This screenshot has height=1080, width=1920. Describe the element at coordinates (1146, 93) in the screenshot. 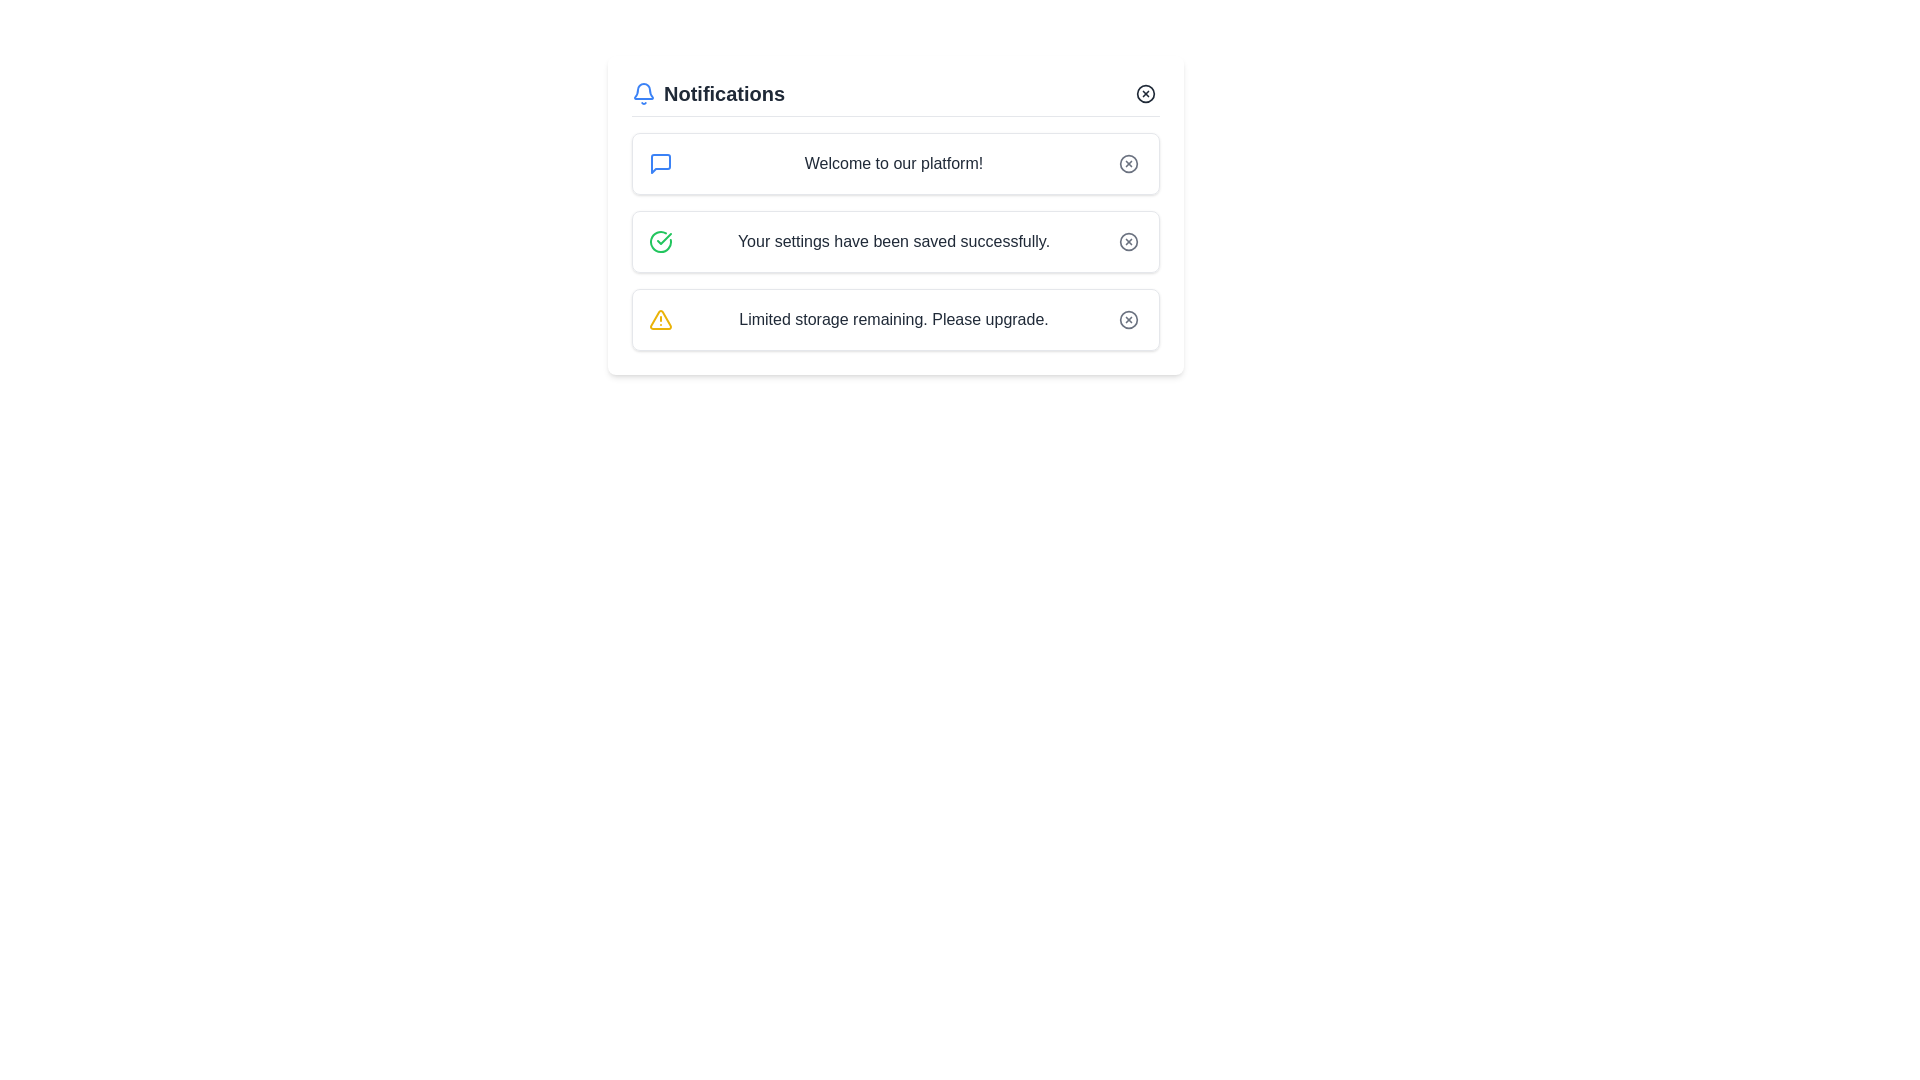

I see `the small circular button with a cross (X) icon` at that location.